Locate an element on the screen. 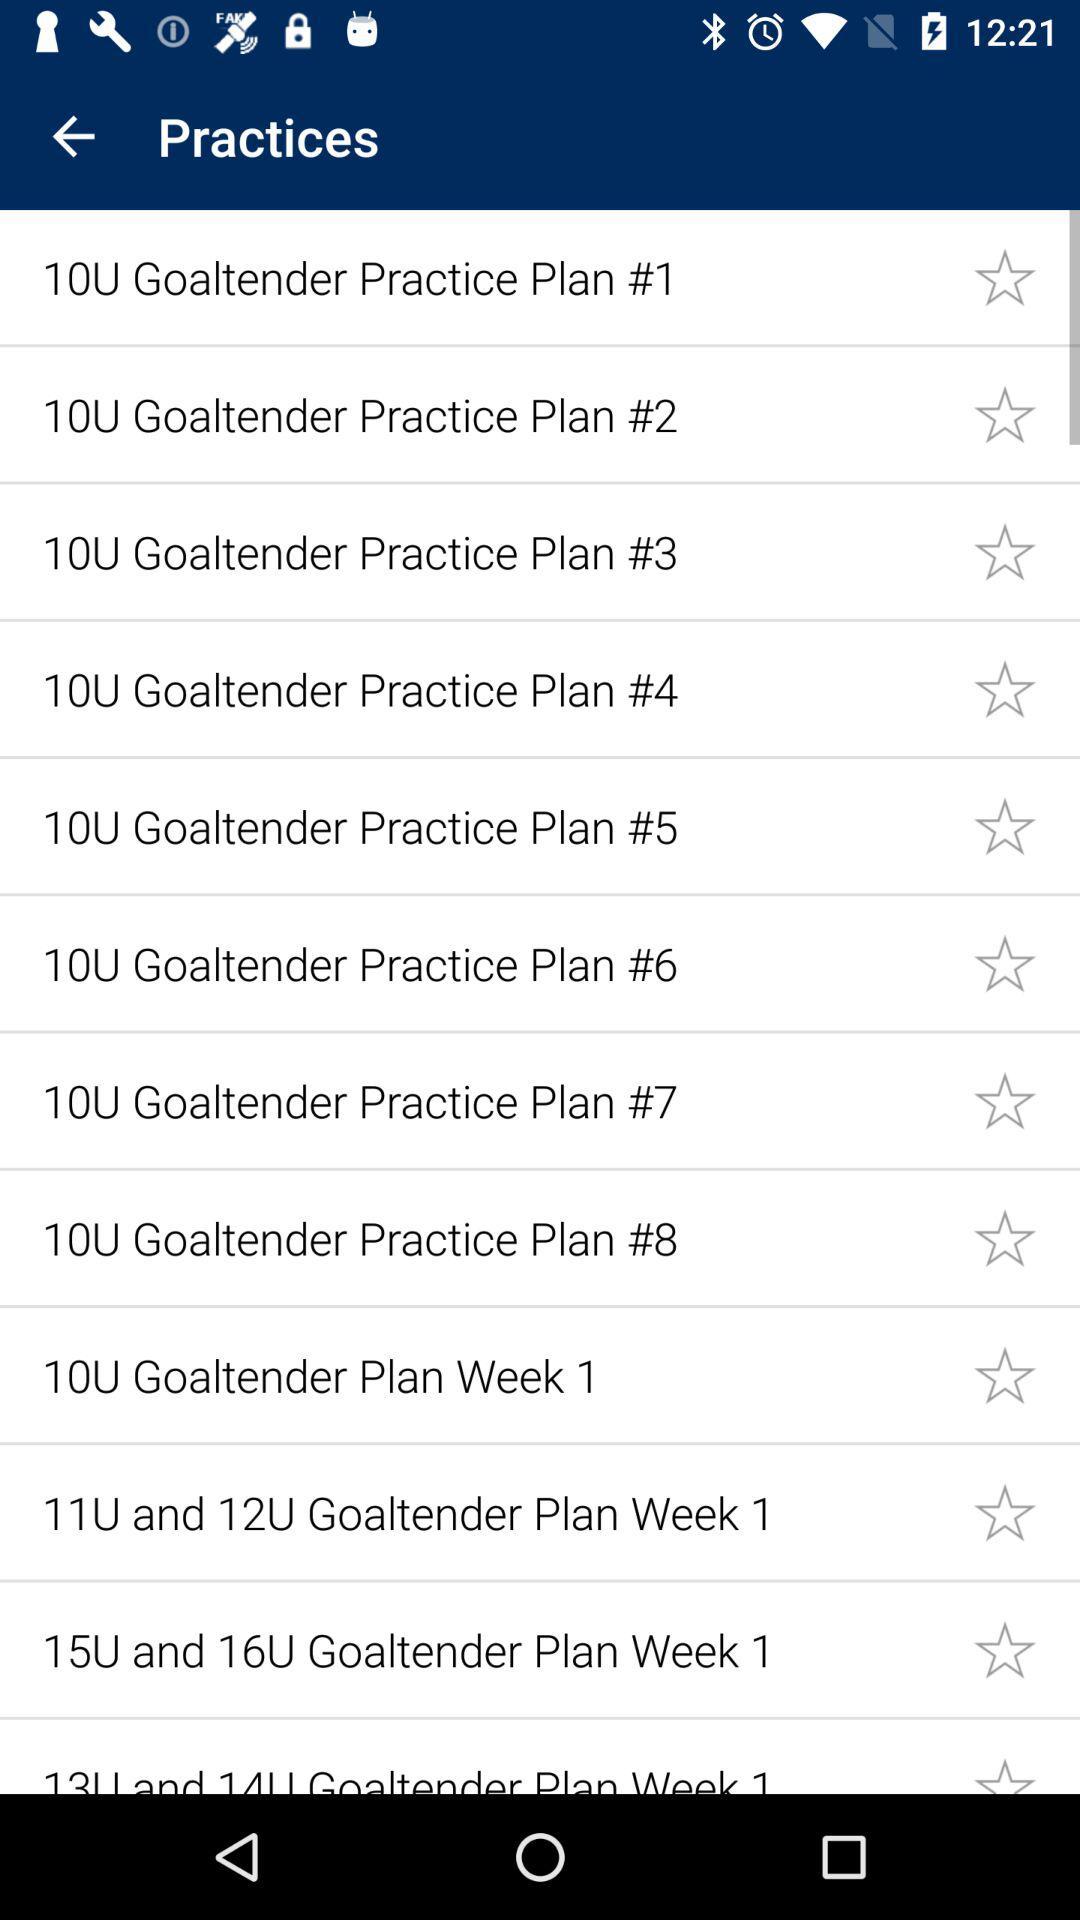 This screenshot has height=1920, width=1080. to favorites is located at coordinates (1026, 1099).